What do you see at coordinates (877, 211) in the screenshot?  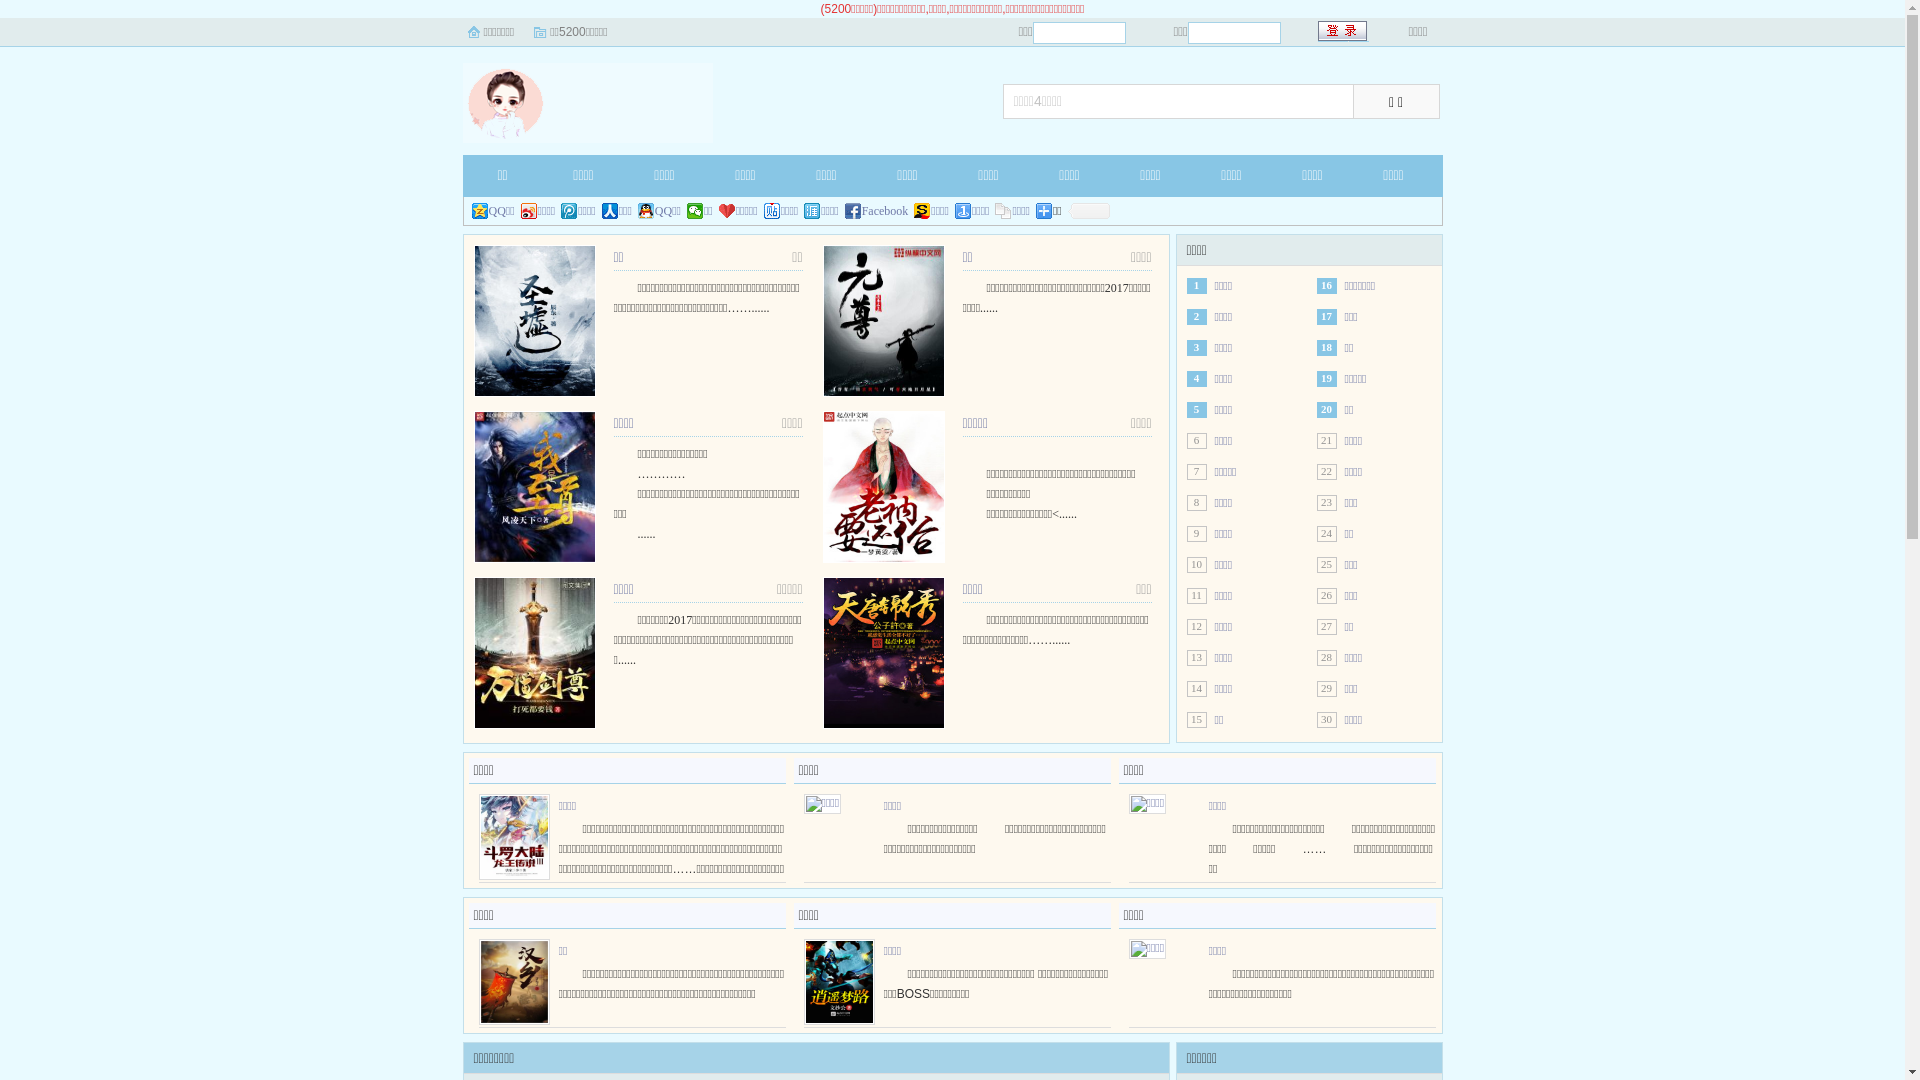 I see `'Facebook'` at bounding box center [877, 211].